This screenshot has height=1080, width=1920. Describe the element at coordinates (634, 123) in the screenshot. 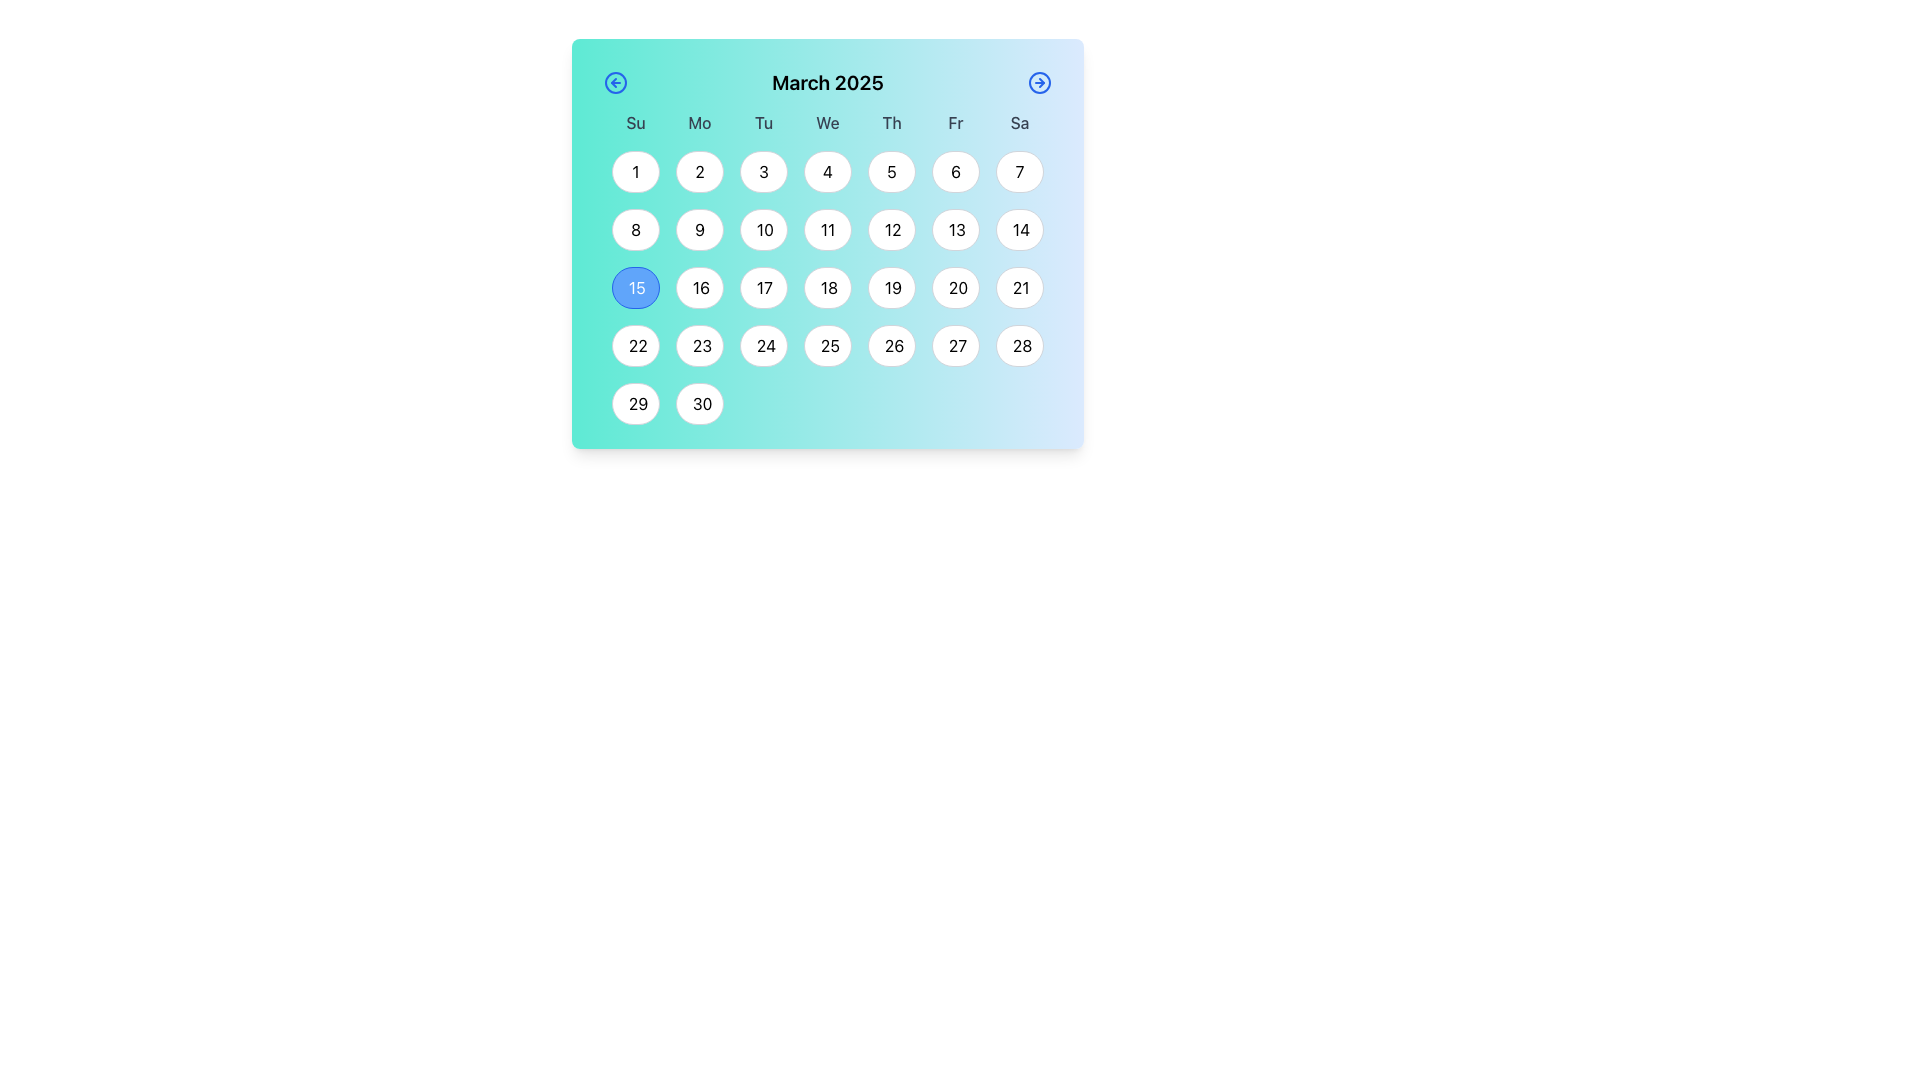

I see `the static text label displaying 'Su', which is the first label in the row of day abbreviations in the calendar interface` at that location.